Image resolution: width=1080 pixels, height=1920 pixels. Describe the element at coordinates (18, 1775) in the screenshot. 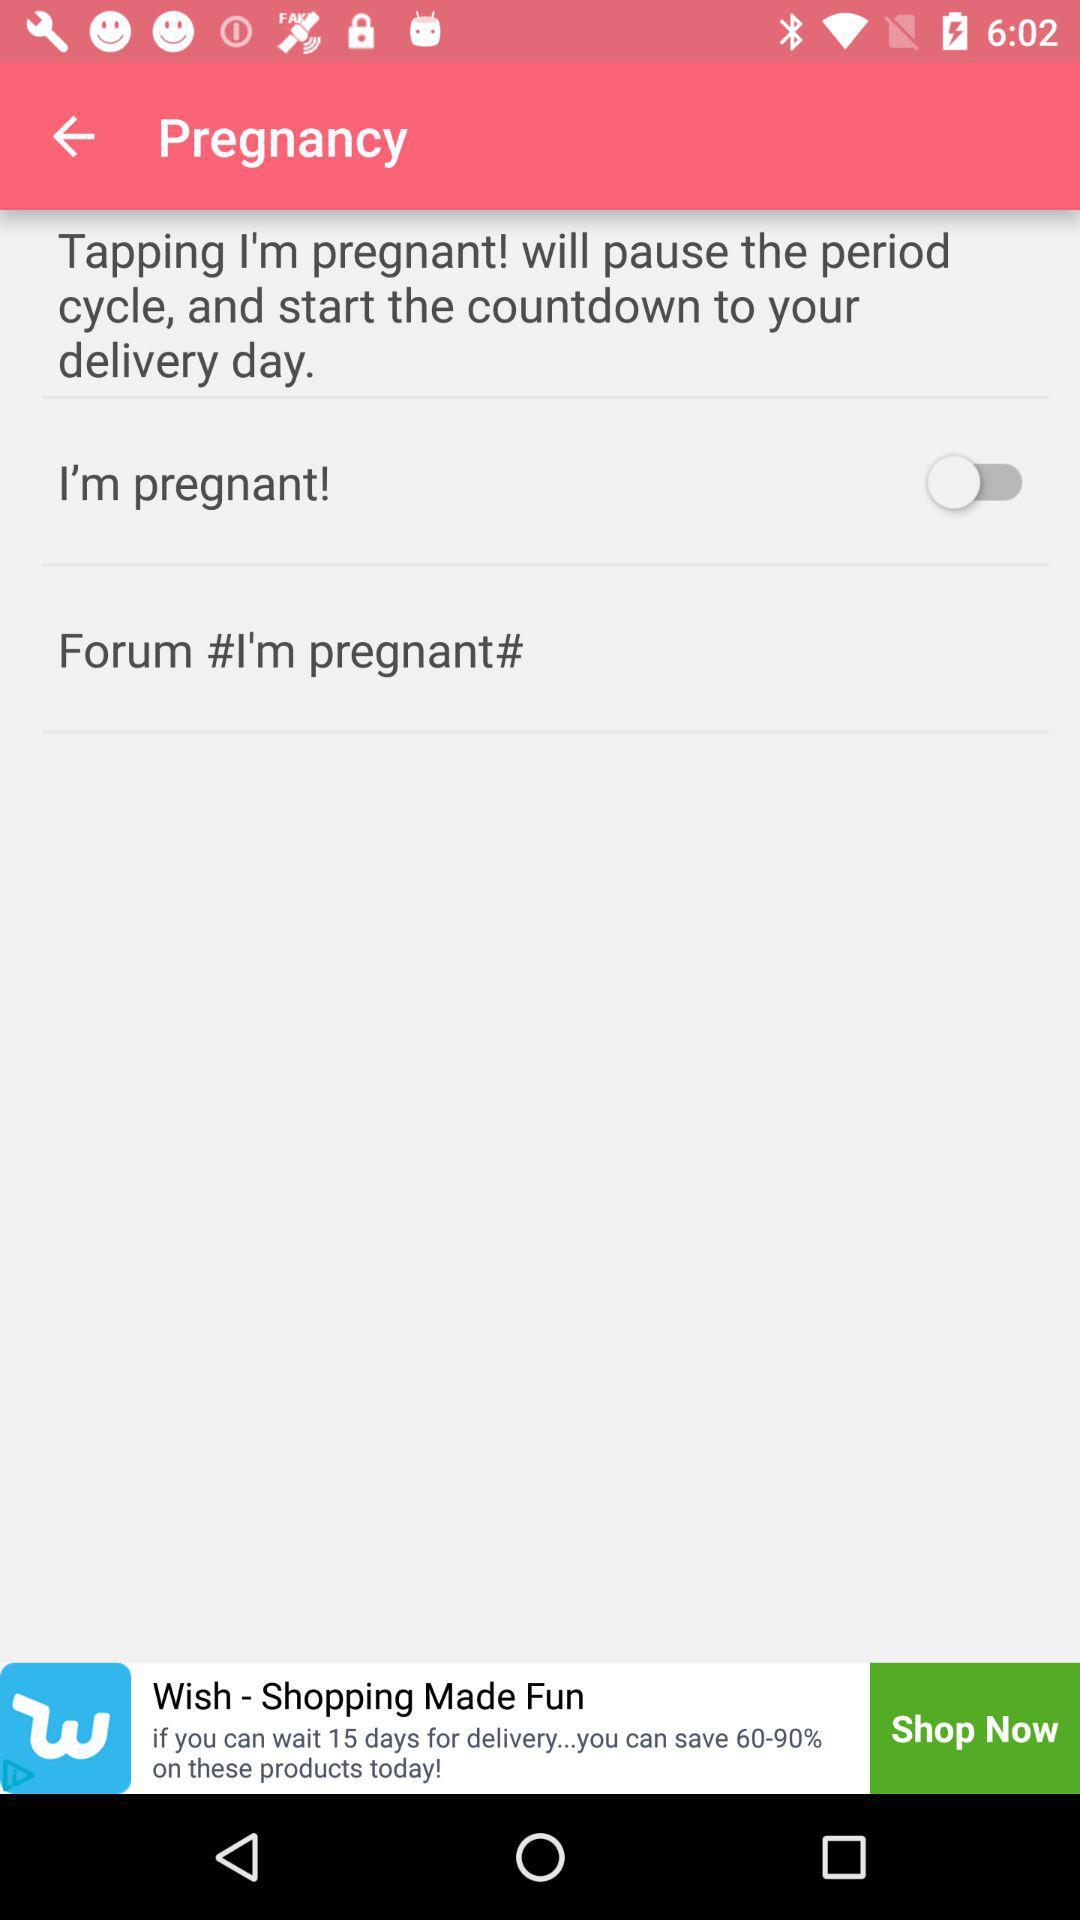

I see `the play icon` at that location.